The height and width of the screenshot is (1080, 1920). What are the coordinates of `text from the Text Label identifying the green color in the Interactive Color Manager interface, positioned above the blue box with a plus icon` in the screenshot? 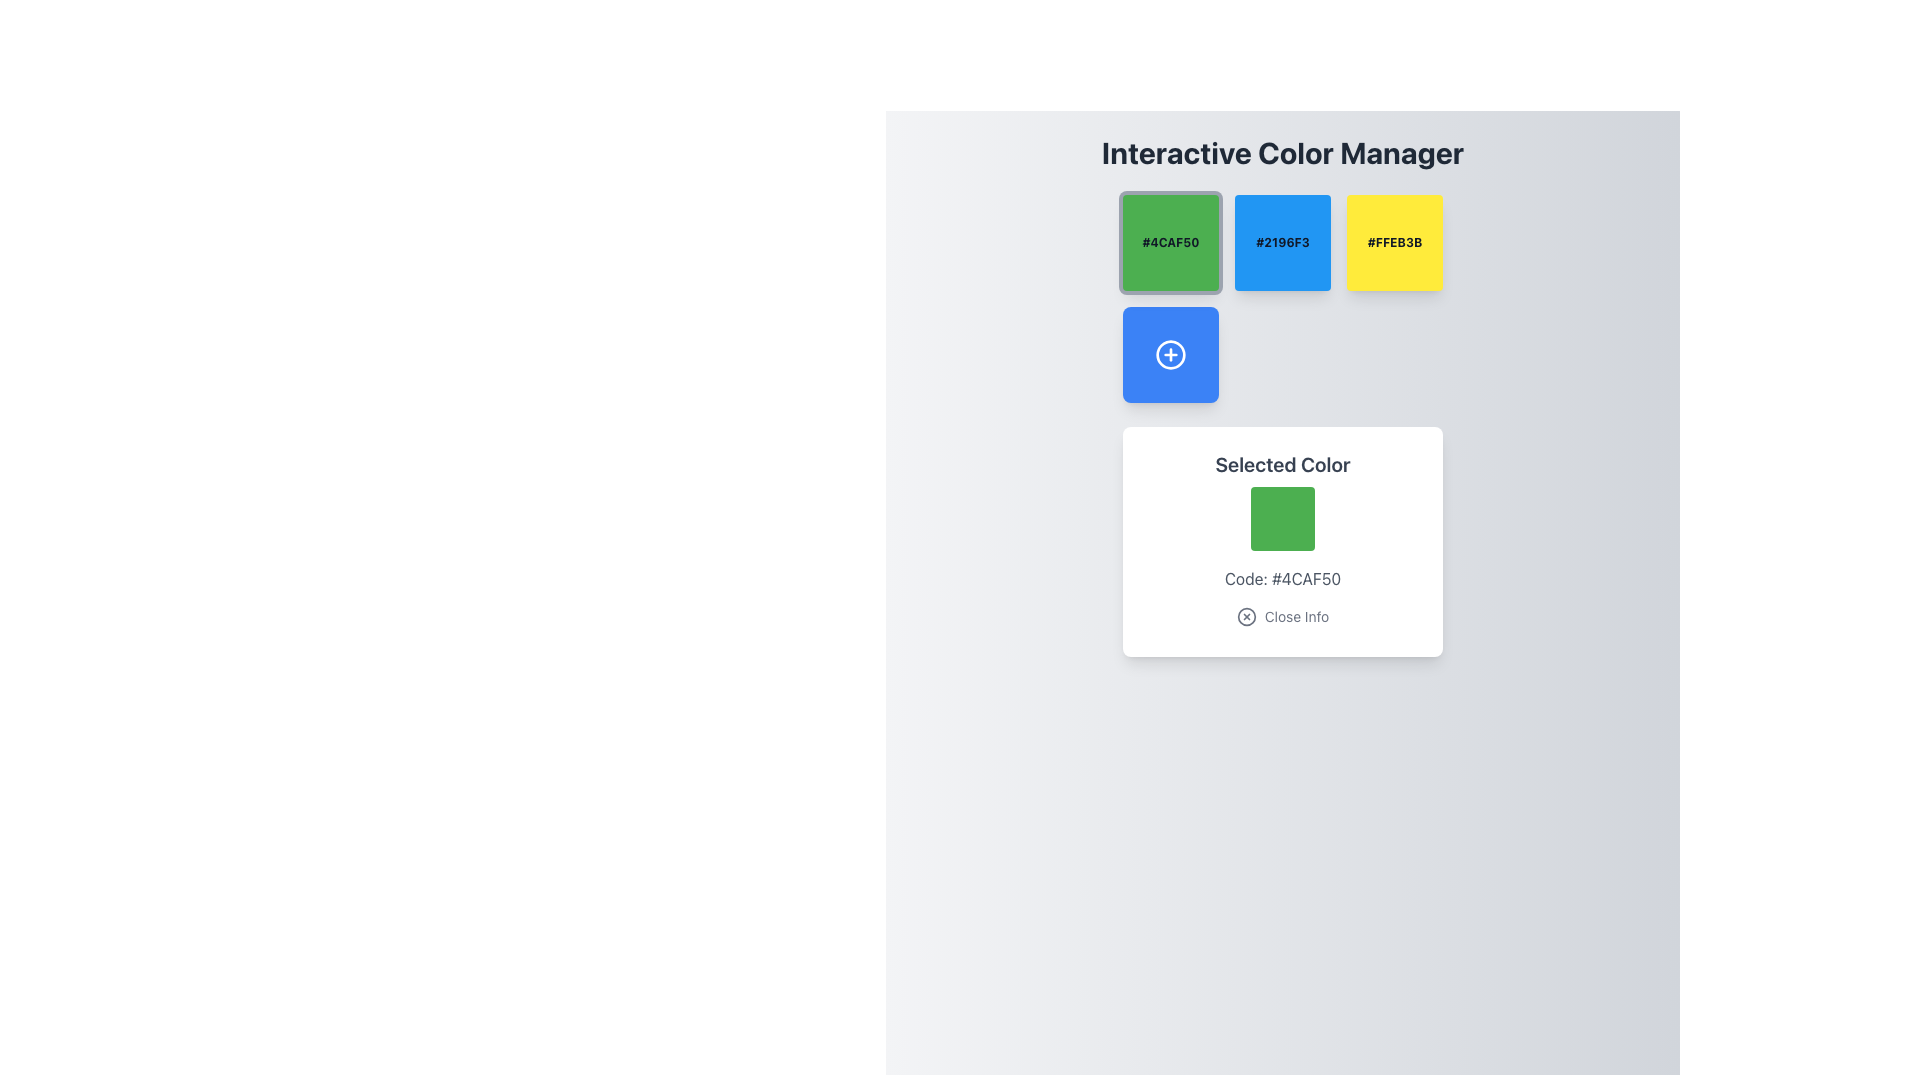 It's located at (1171, 242).